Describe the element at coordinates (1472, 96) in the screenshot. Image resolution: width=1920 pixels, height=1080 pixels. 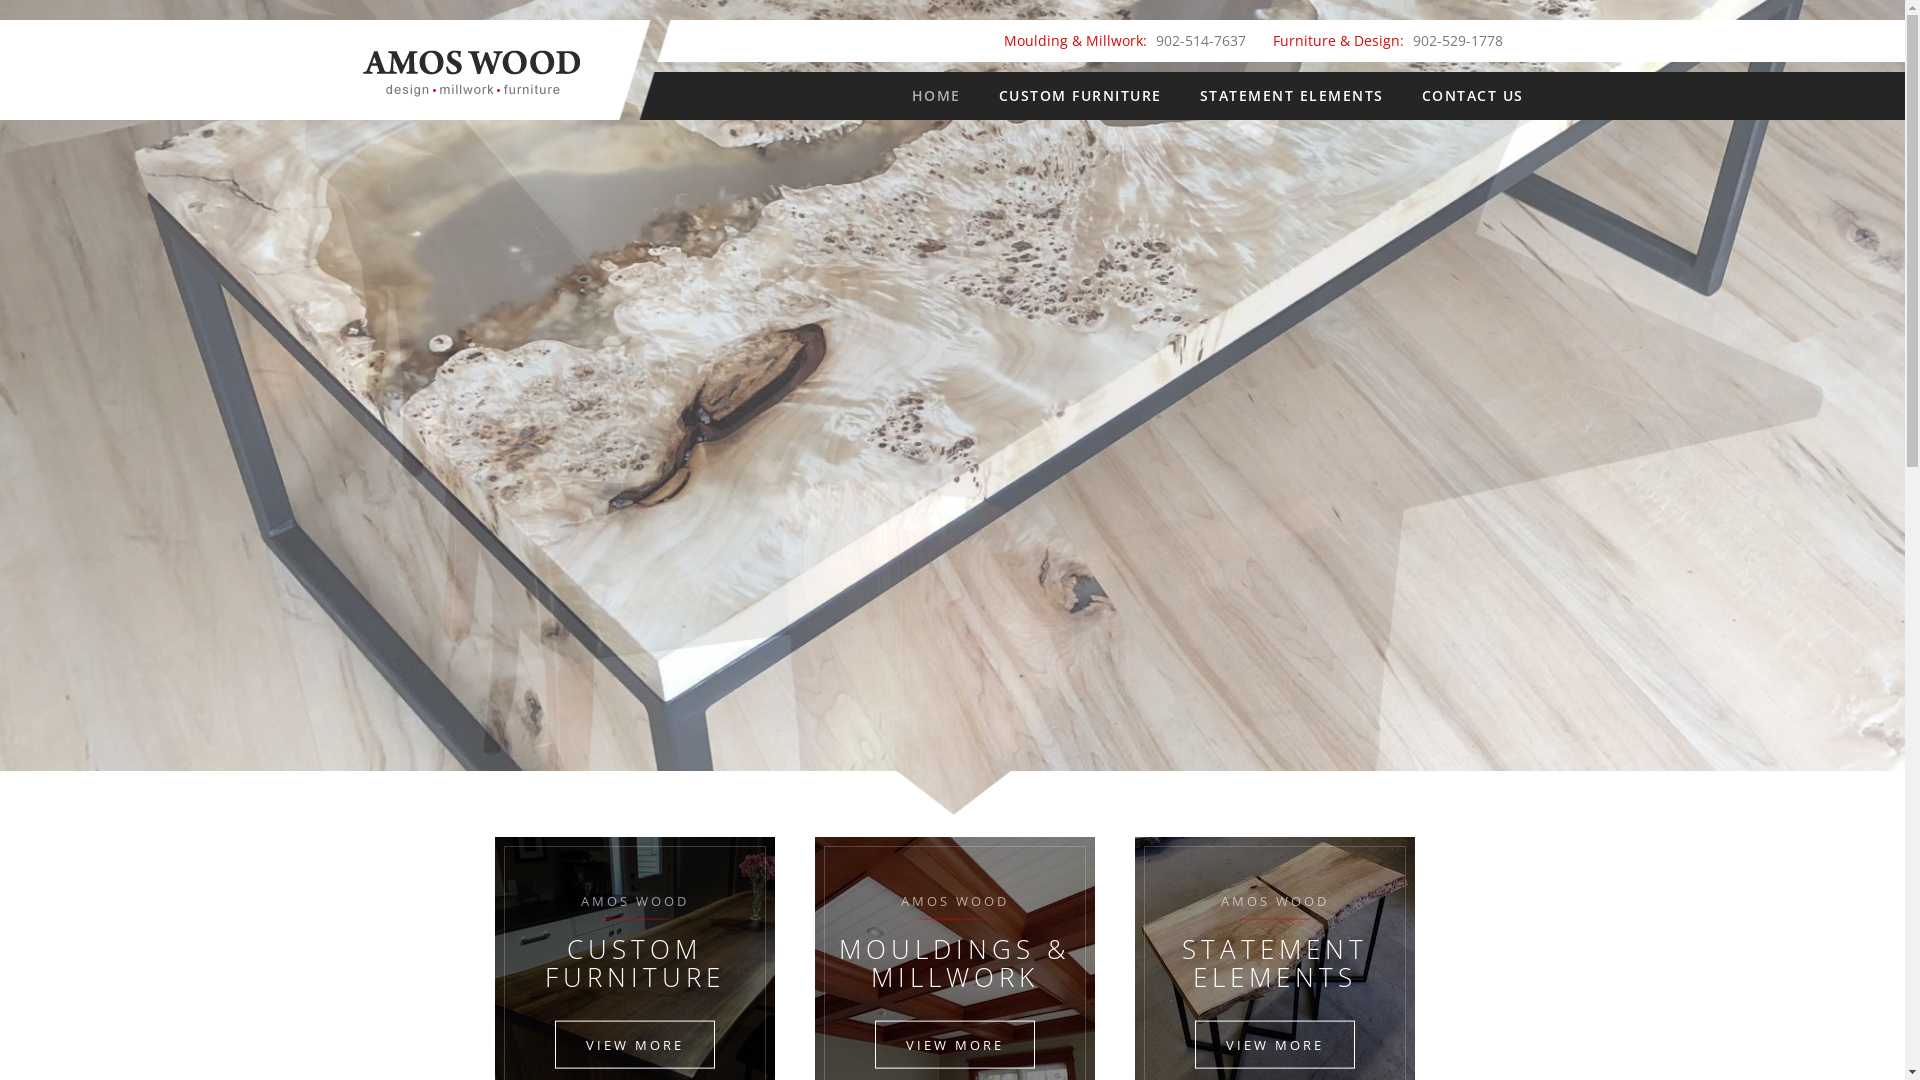
I see `'CONTACT US'` at that location.